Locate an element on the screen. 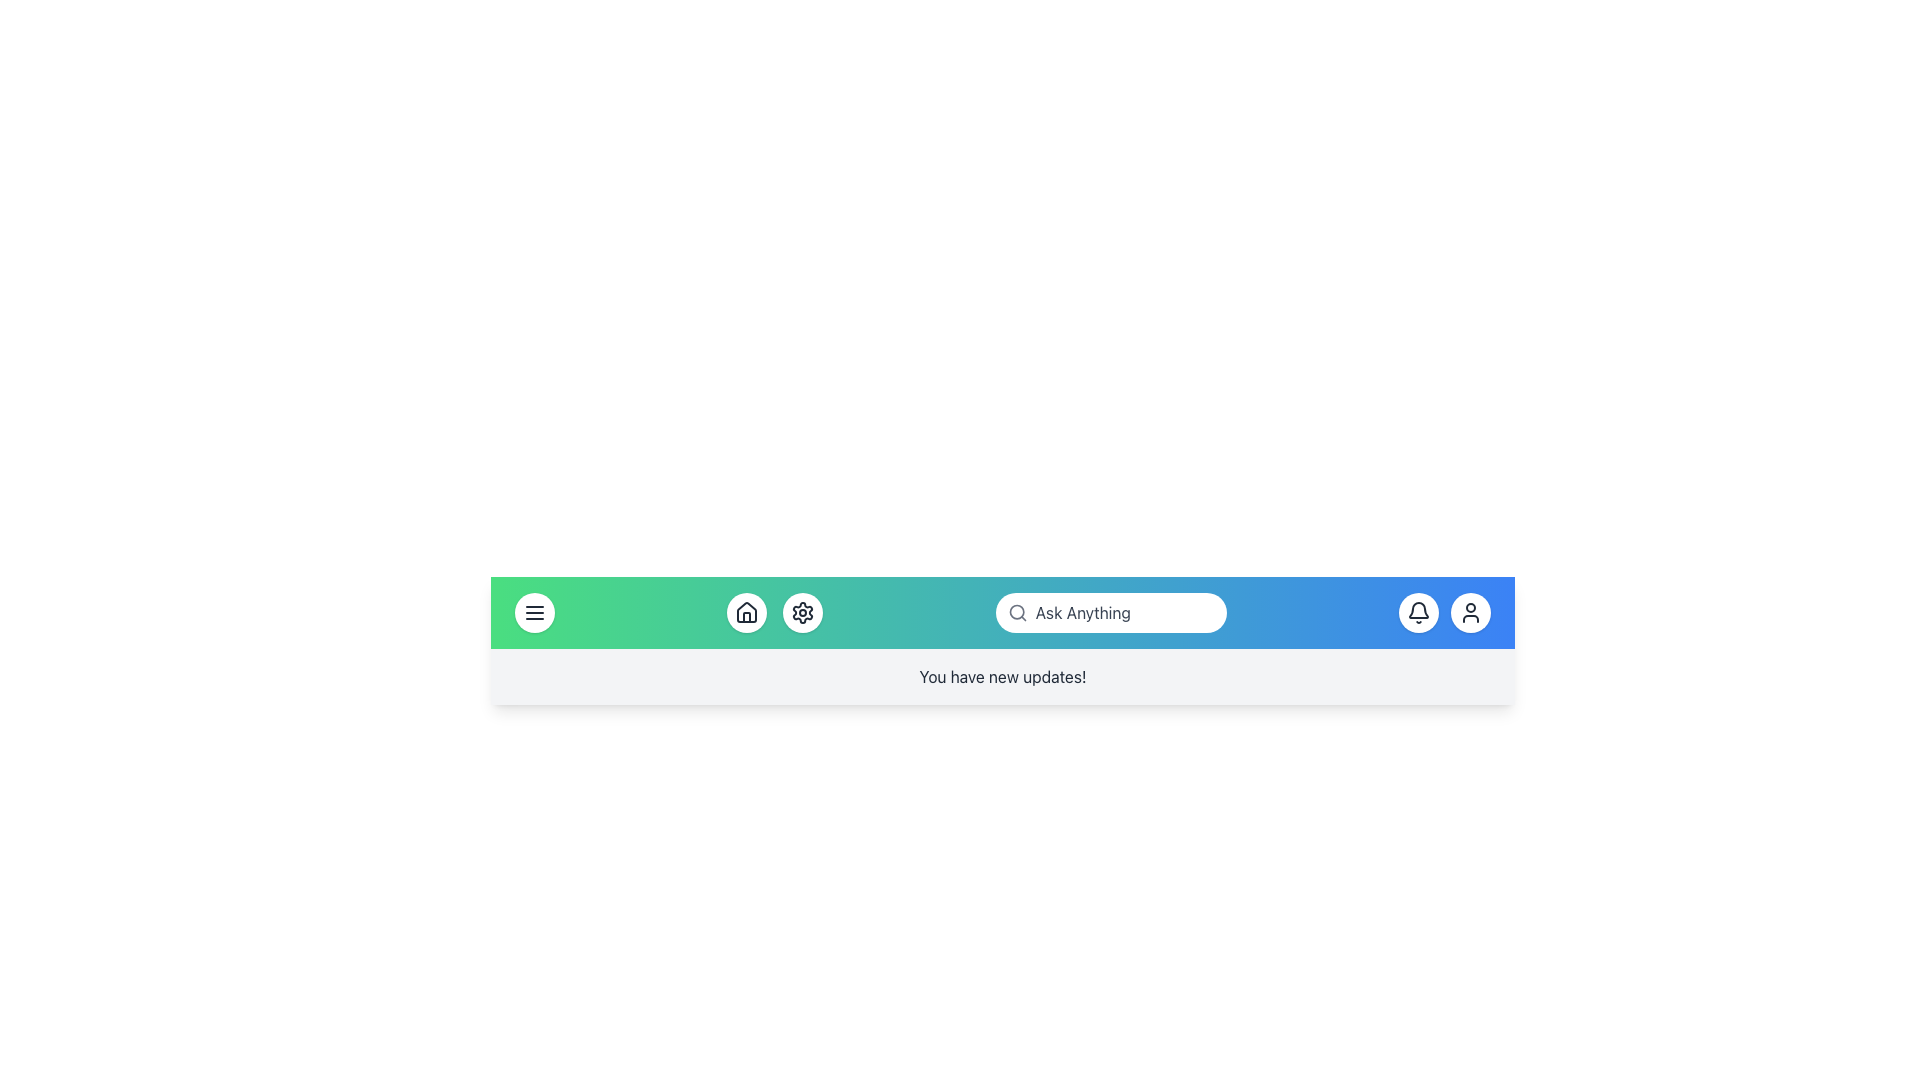 This screenshot has width=1920, height=1080. the user-related actions button located on the far-right side of the top navigation bar is located at coordinates (1470, 612).